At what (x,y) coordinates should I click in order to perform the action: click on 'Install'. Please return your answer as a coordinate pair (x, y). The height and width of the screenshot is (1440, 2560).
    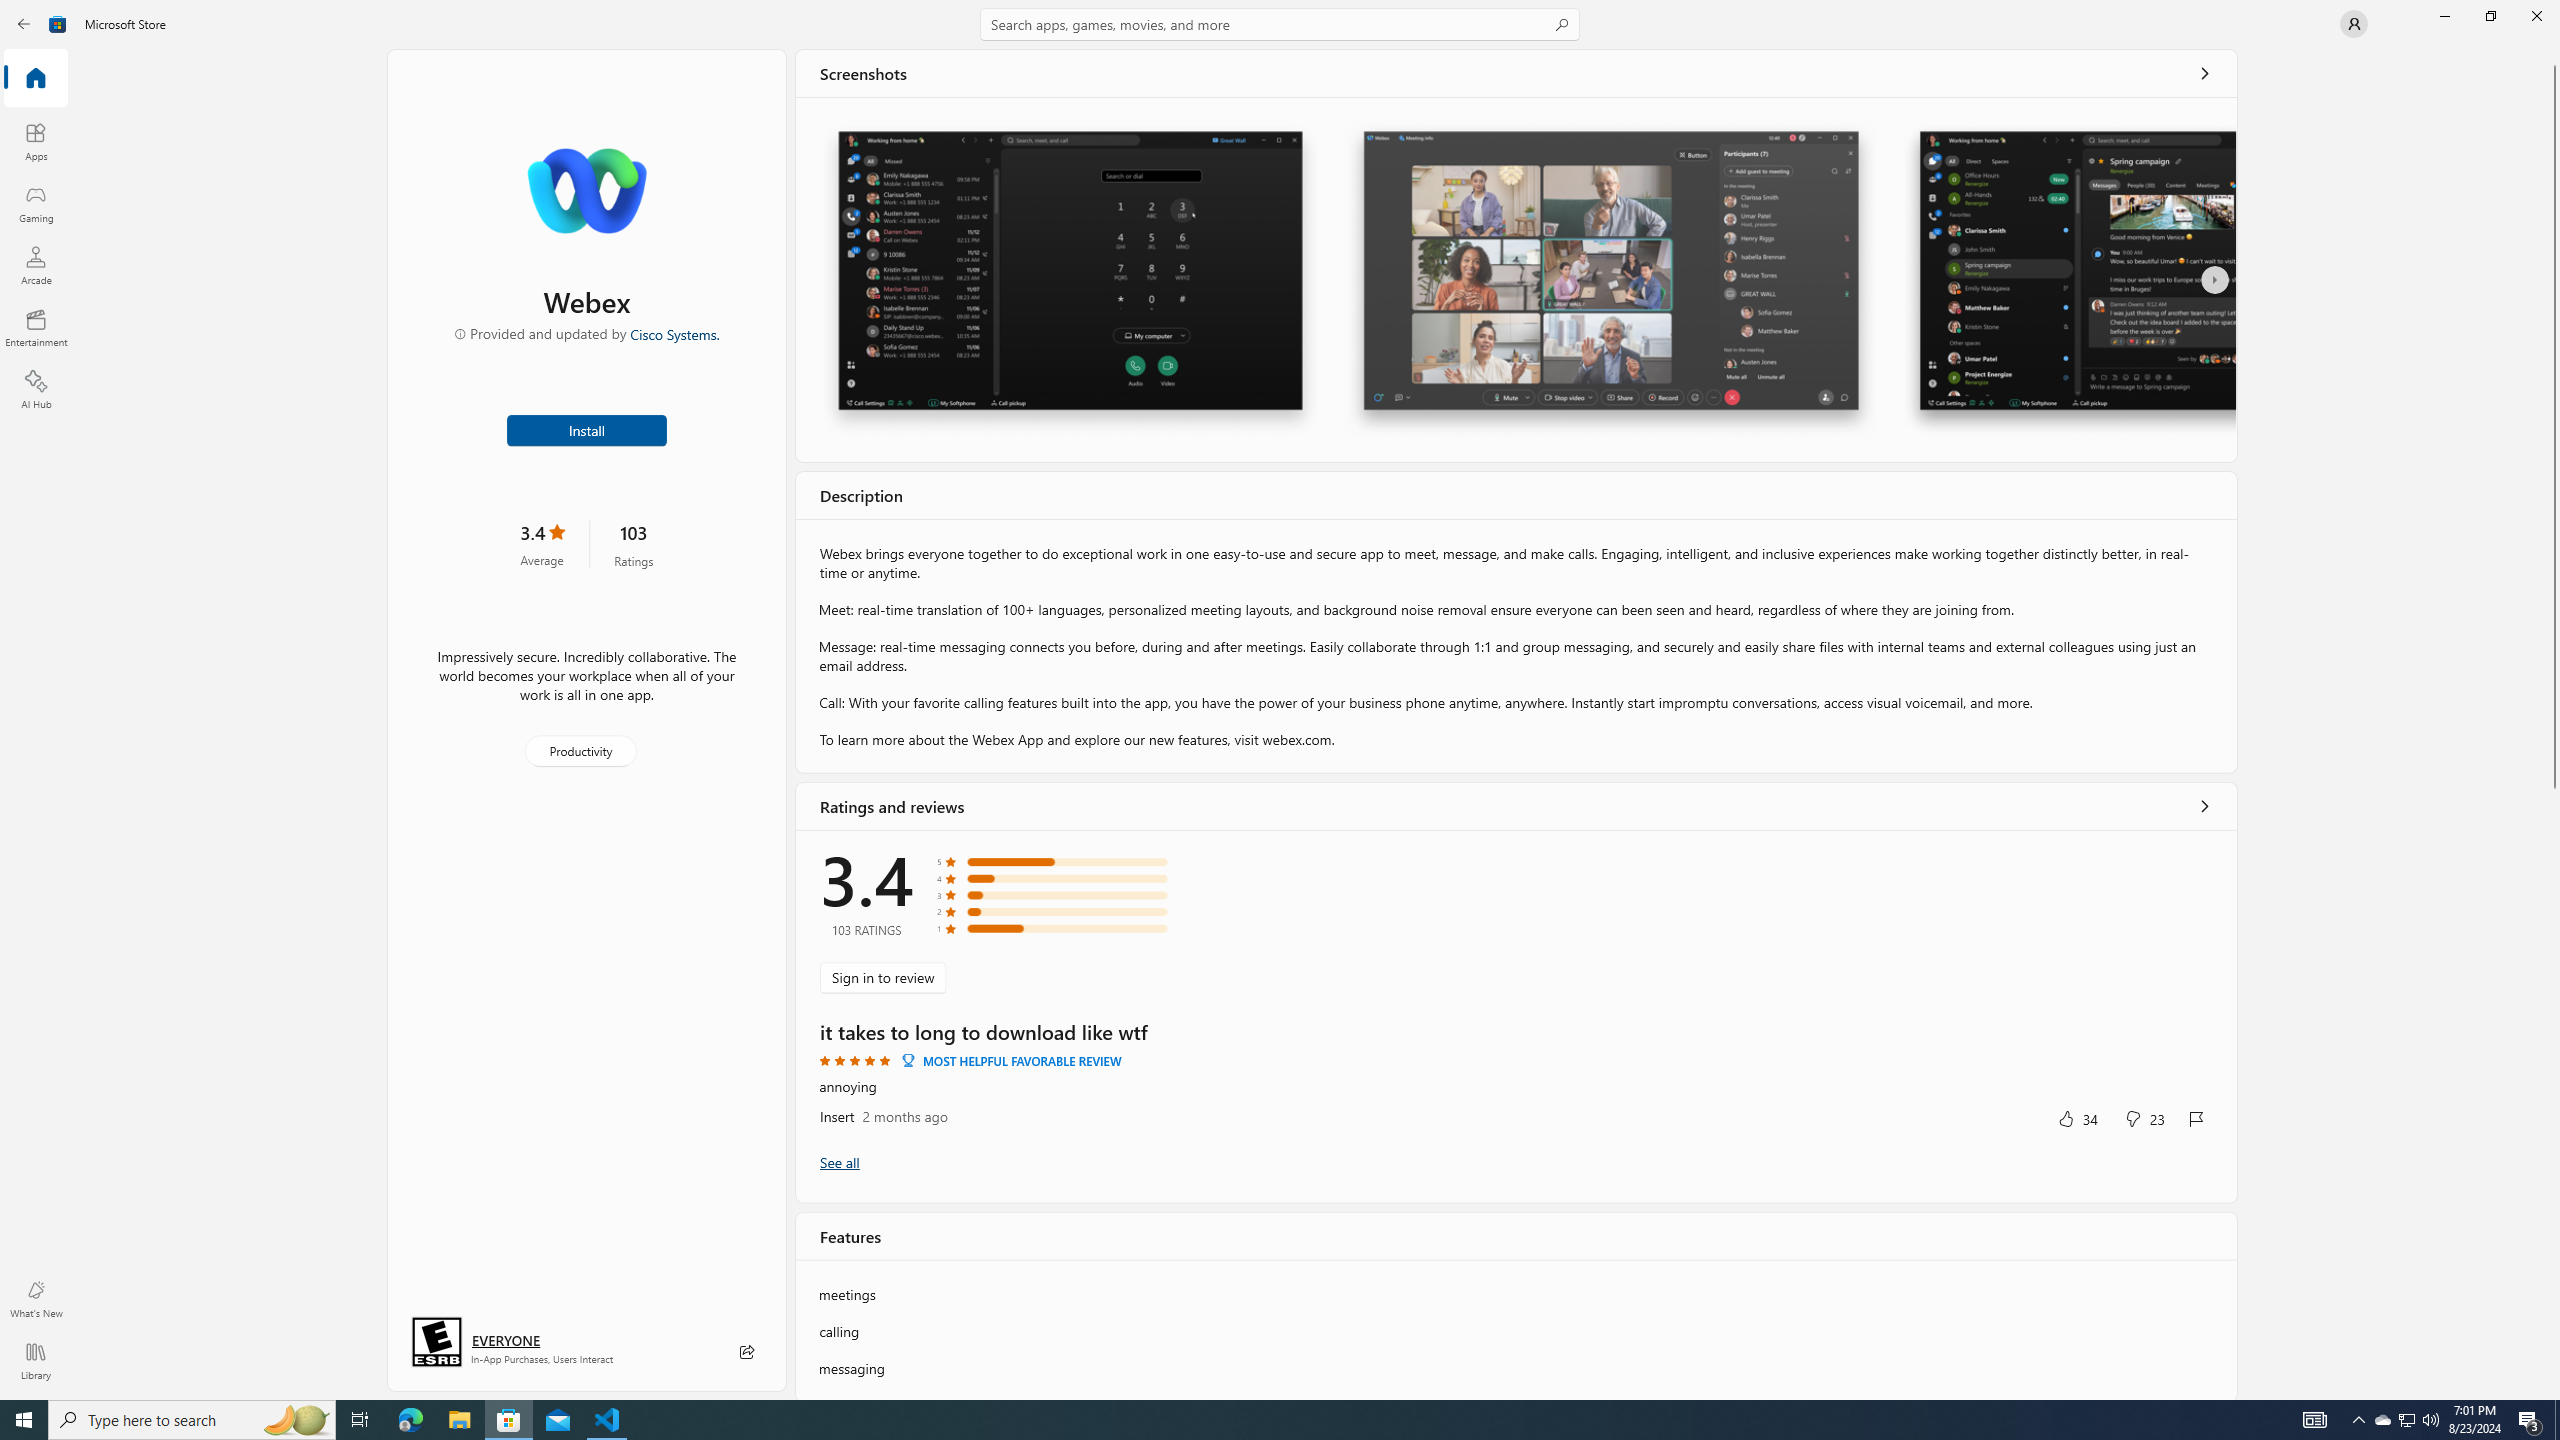
    Looking at the image, I should click on (587, 428).